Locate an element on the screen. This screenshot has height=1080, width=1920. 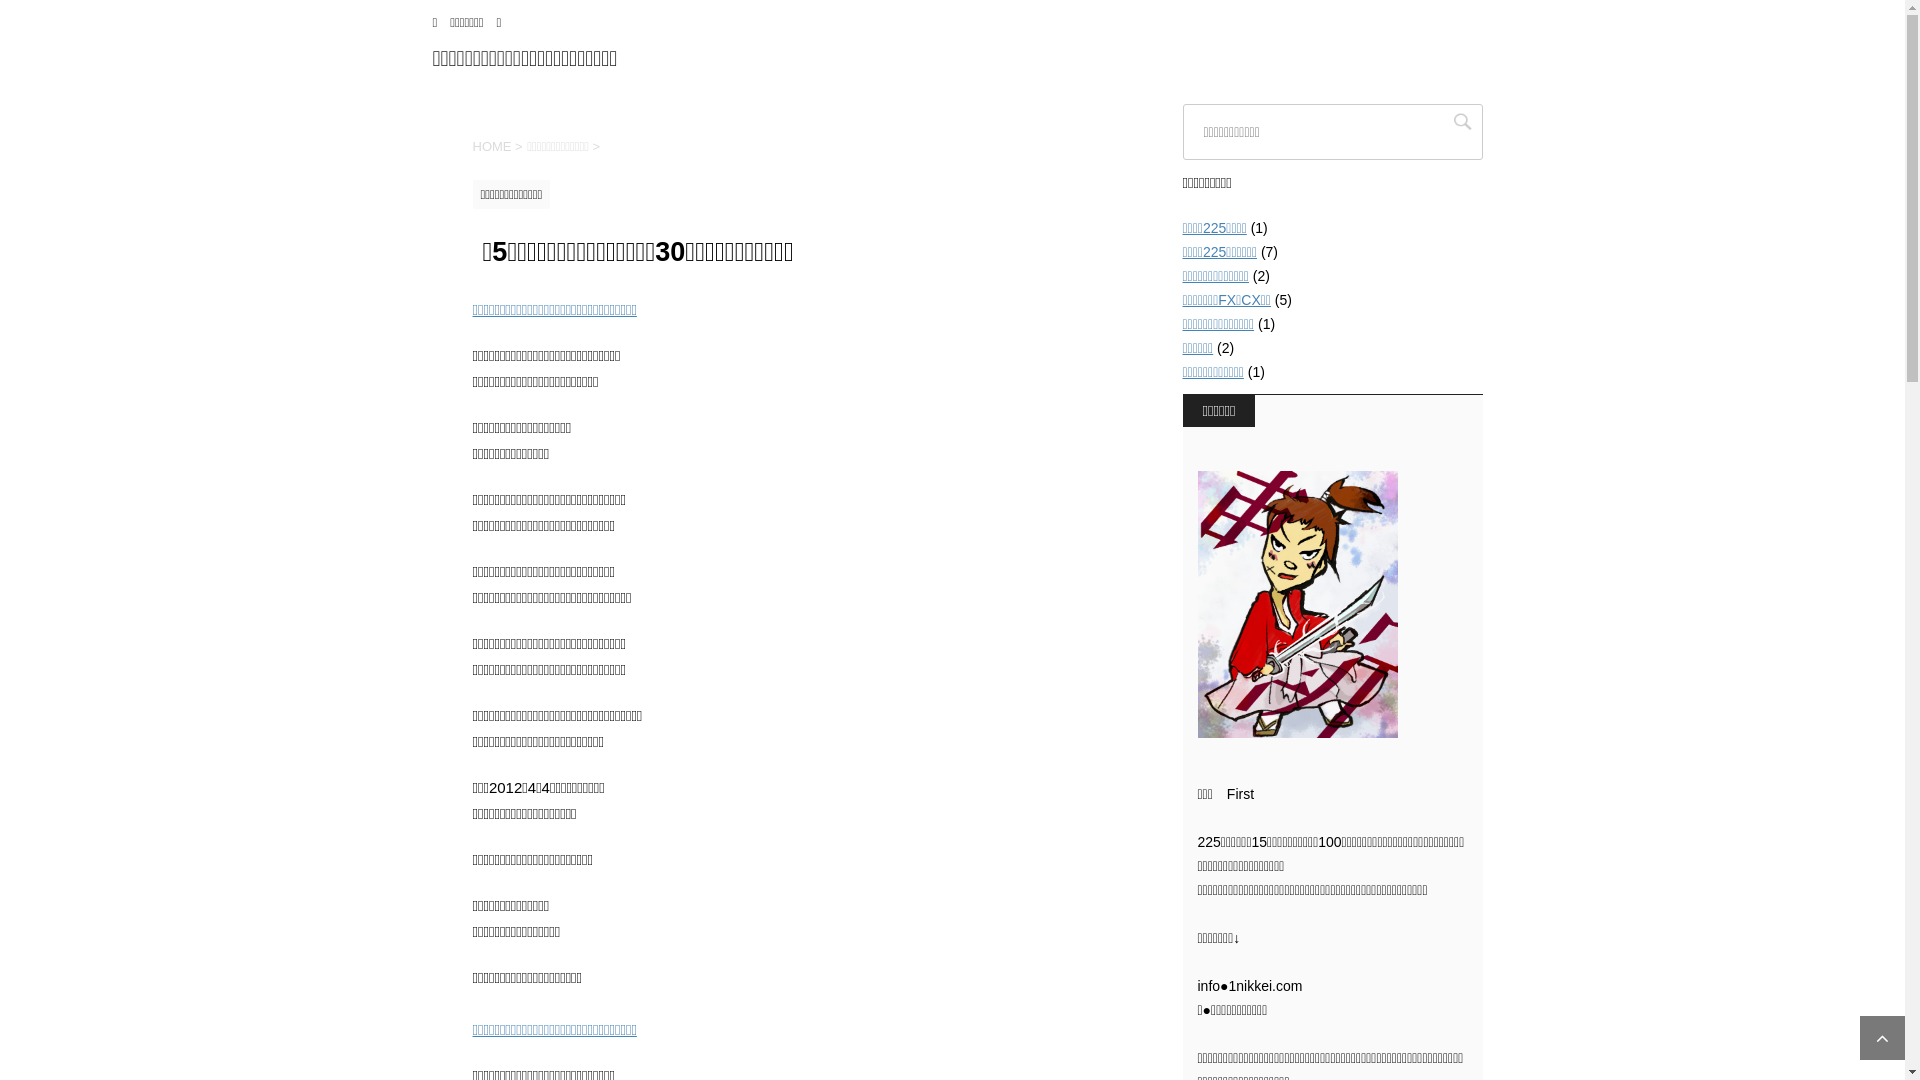
'HOME' is located at coordinates (491, 145).